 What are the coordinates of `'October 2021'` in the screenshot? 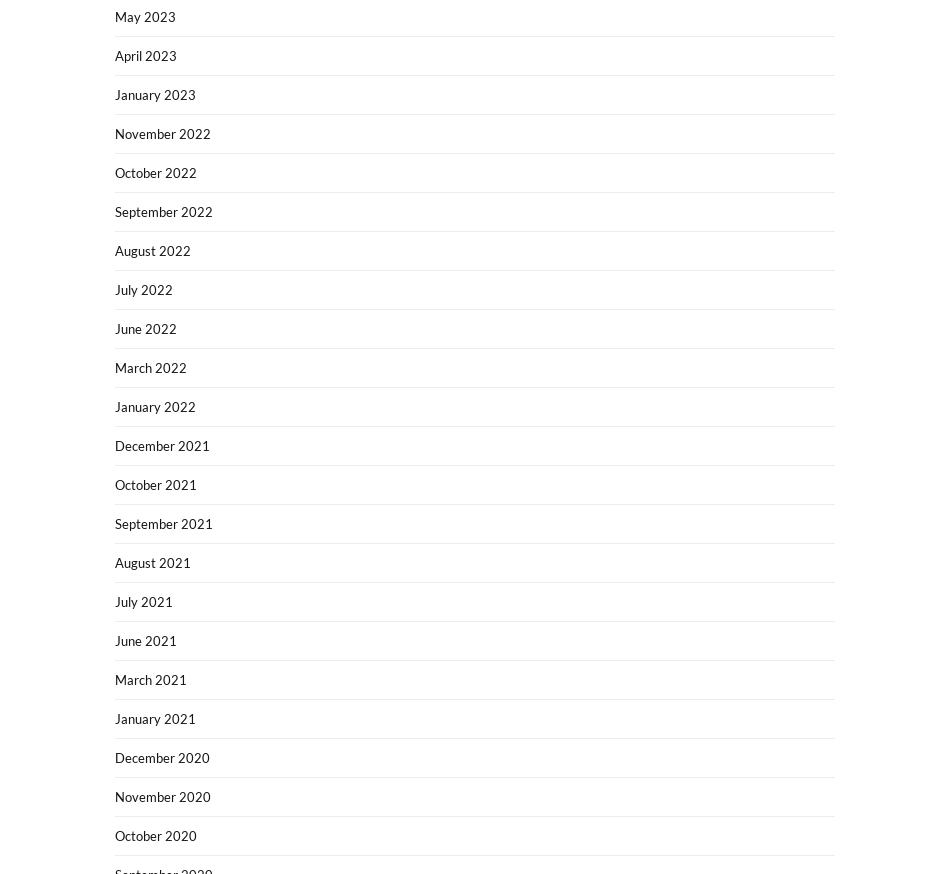 It's located at (155, 483).